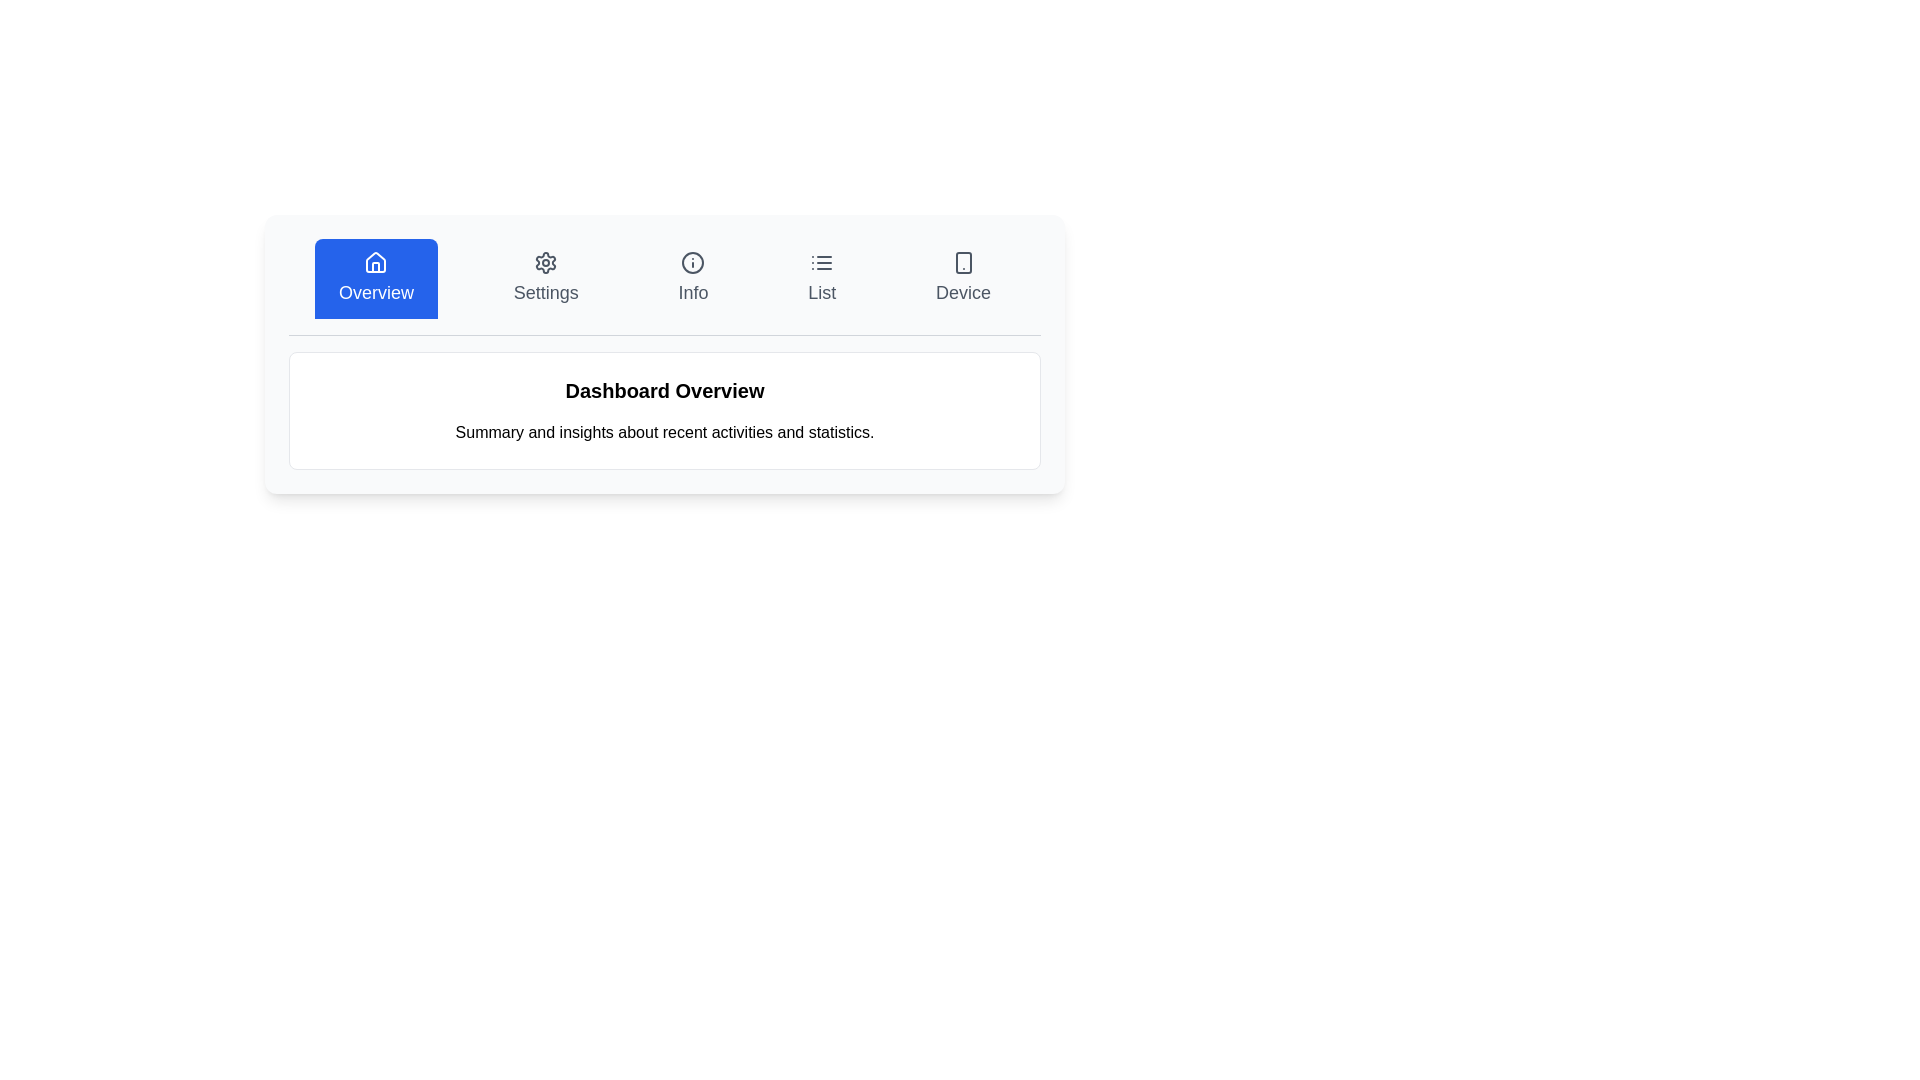  Describe the element at coordinates (376, 261) in the screenshot. I see `the home icon located in the top navigation section, specifically within the 'Overview' tab that is highlighted with a blue background` at that location.